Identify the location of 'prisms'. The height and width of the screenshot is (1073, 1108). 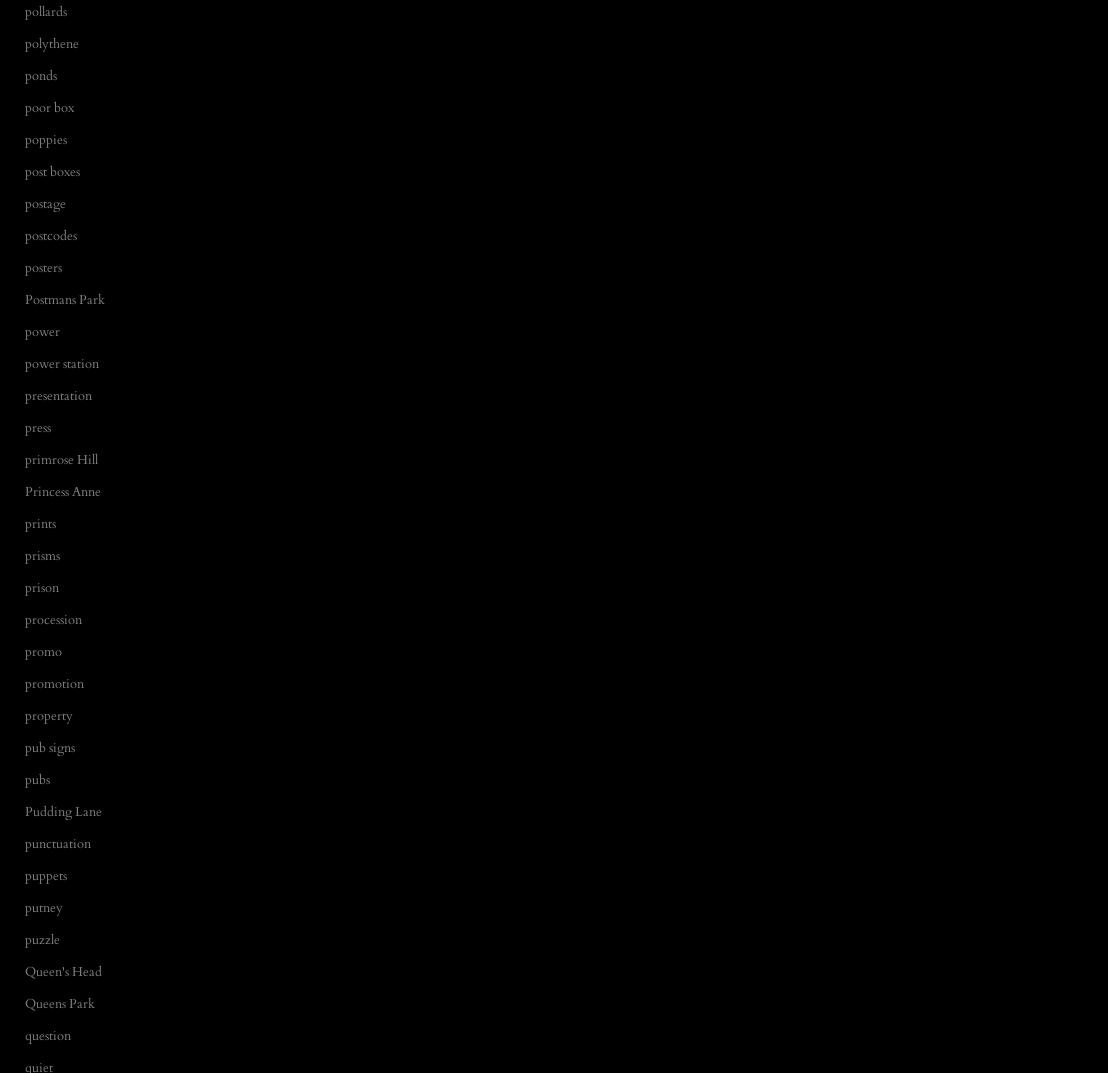
(42, 554).